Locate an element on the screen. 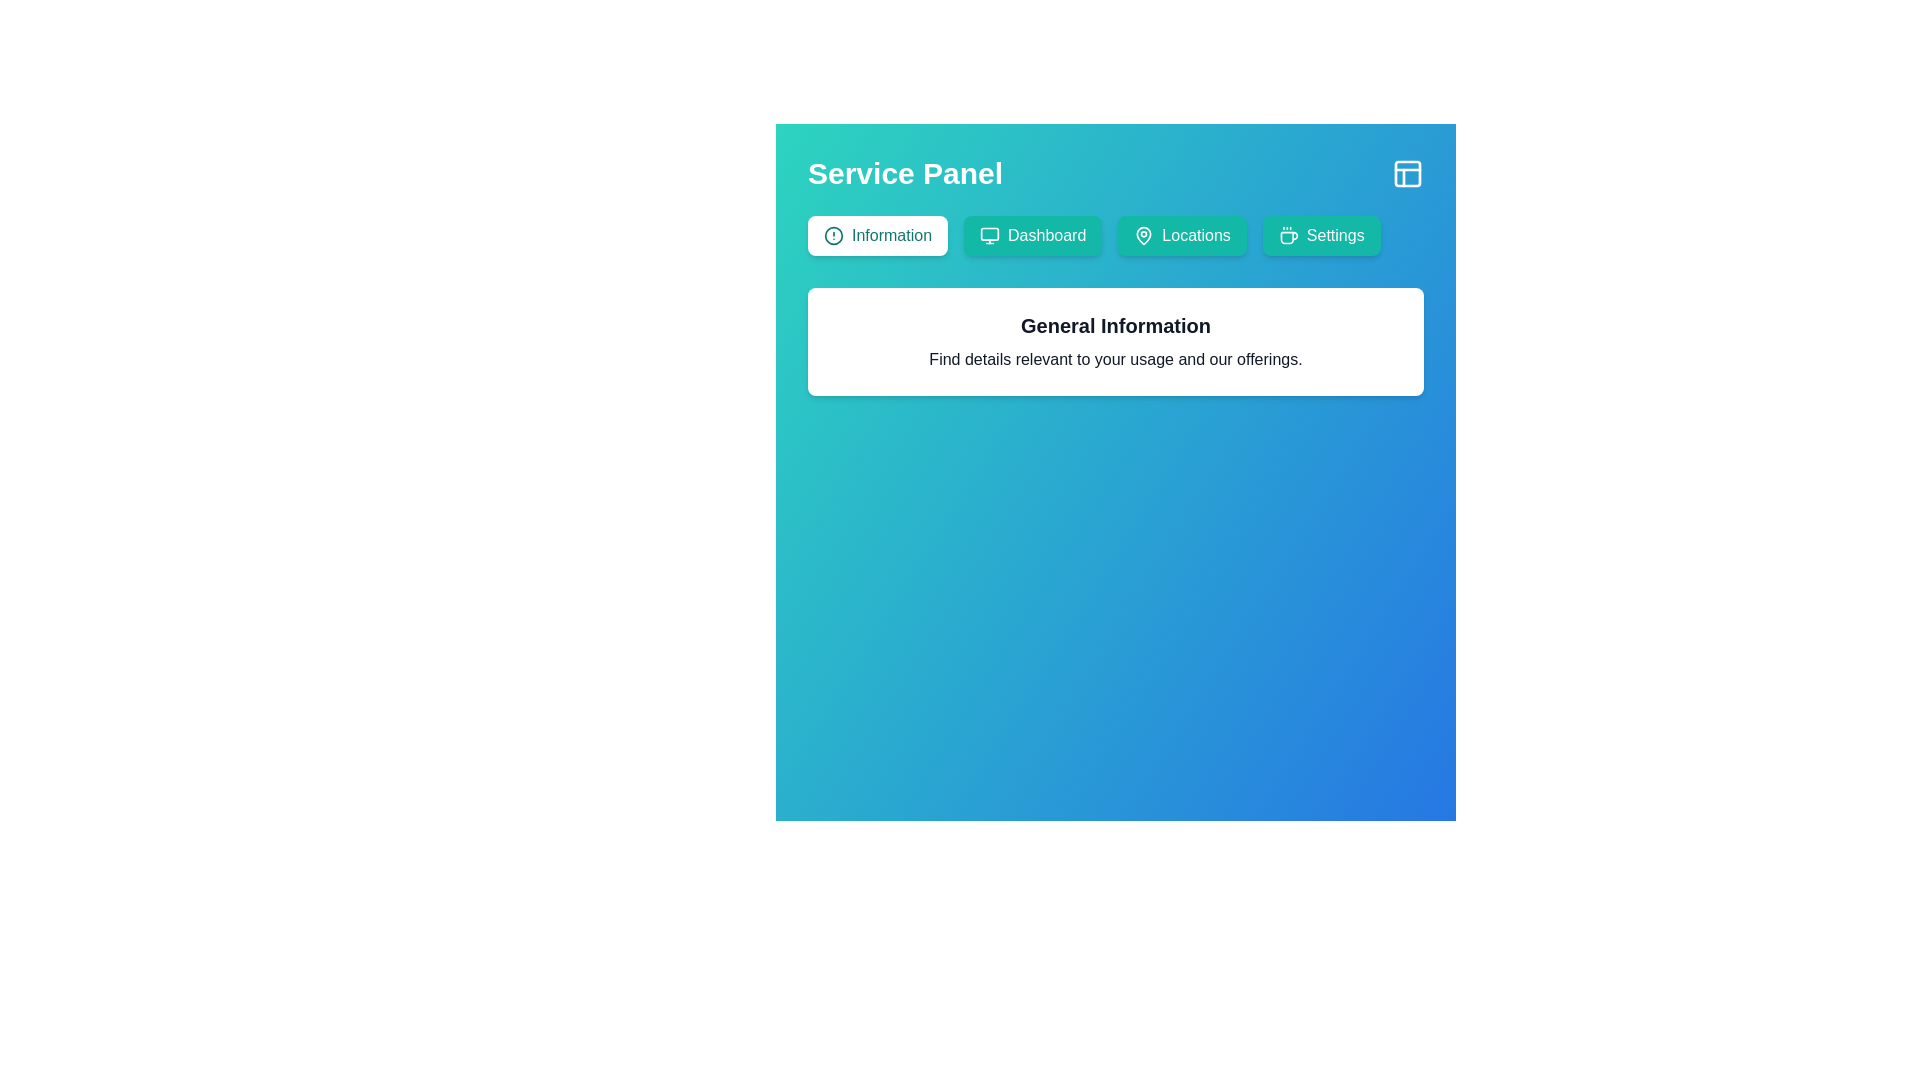  information from the Text Block titled 'General Information', which provides details relevant to usage and offerings is located at coordinates (1115, 341).